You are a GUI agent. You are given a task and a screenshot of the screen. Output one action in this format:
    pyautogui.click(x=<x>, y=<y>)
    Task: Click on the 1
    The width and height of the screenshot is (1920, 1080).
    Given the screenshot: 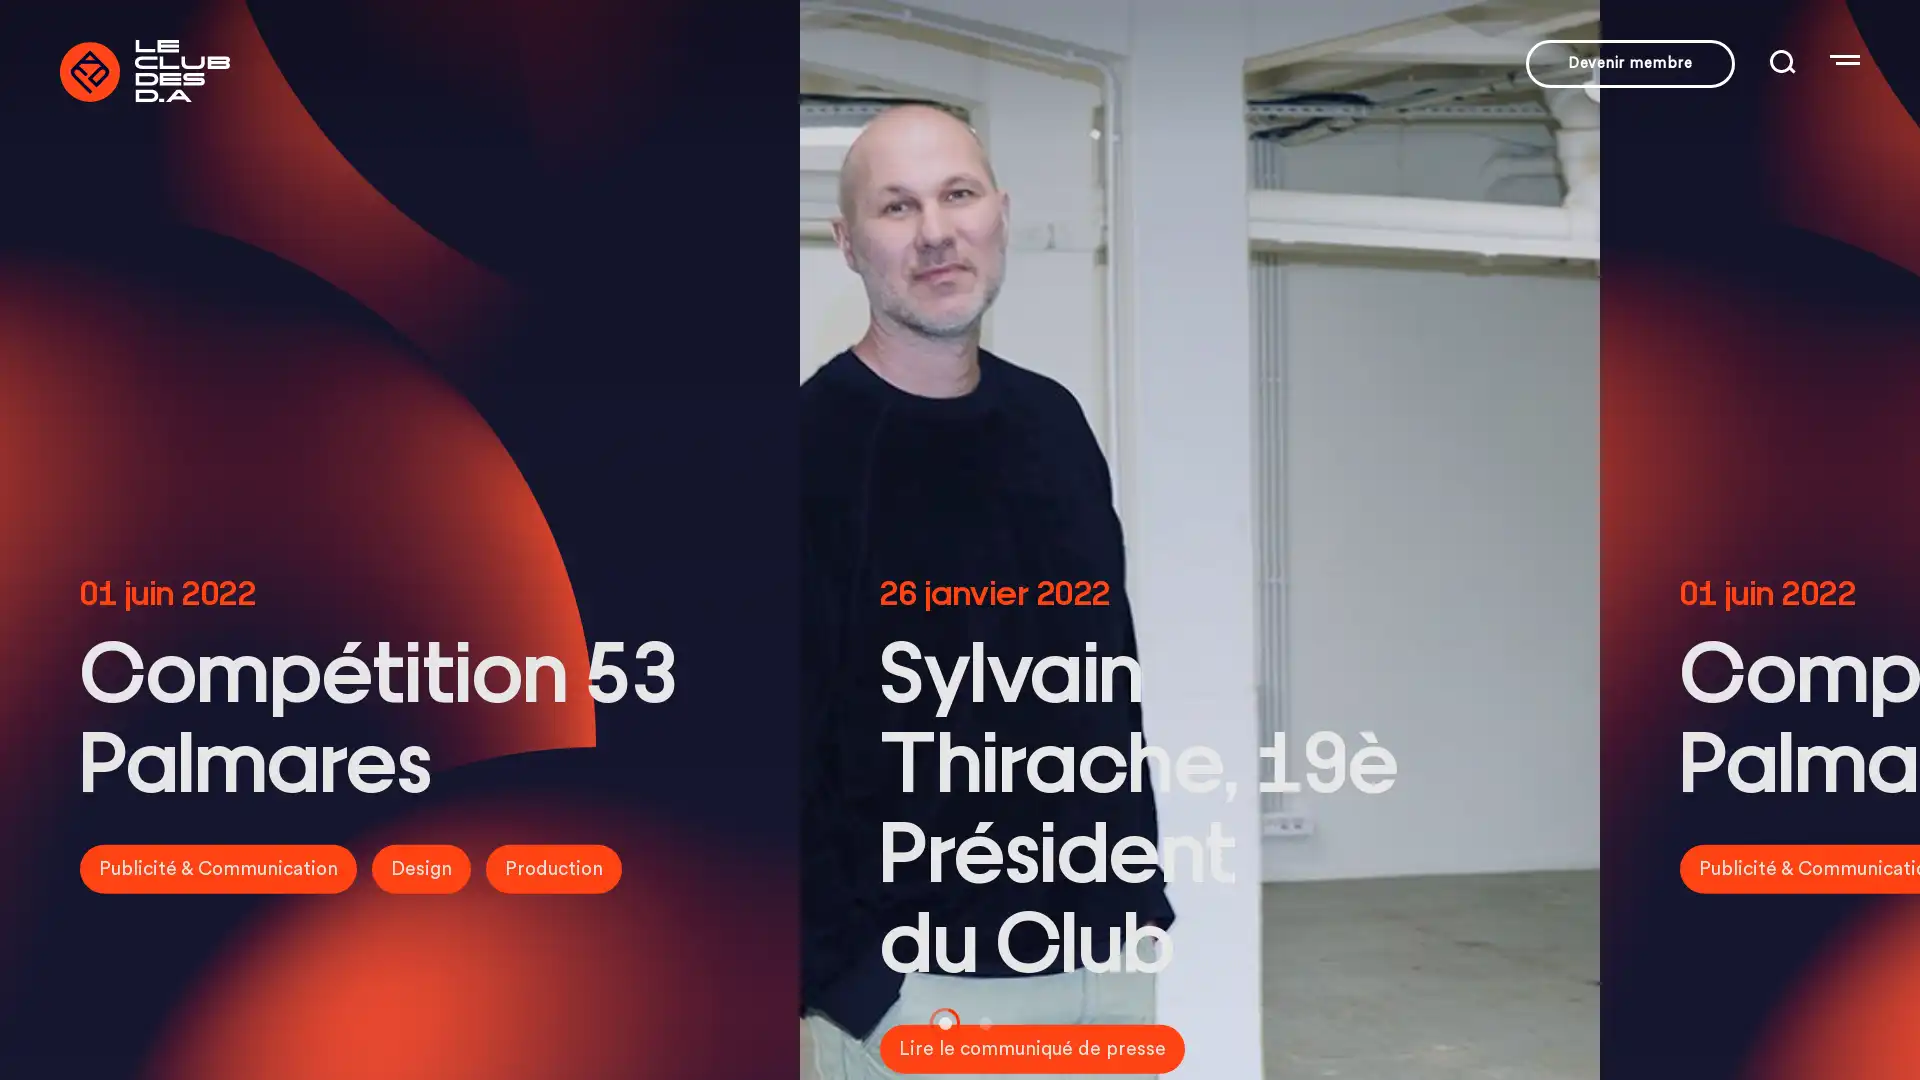 What is the action you would take?
    pyautogui.click(x=939, y=1023)
    